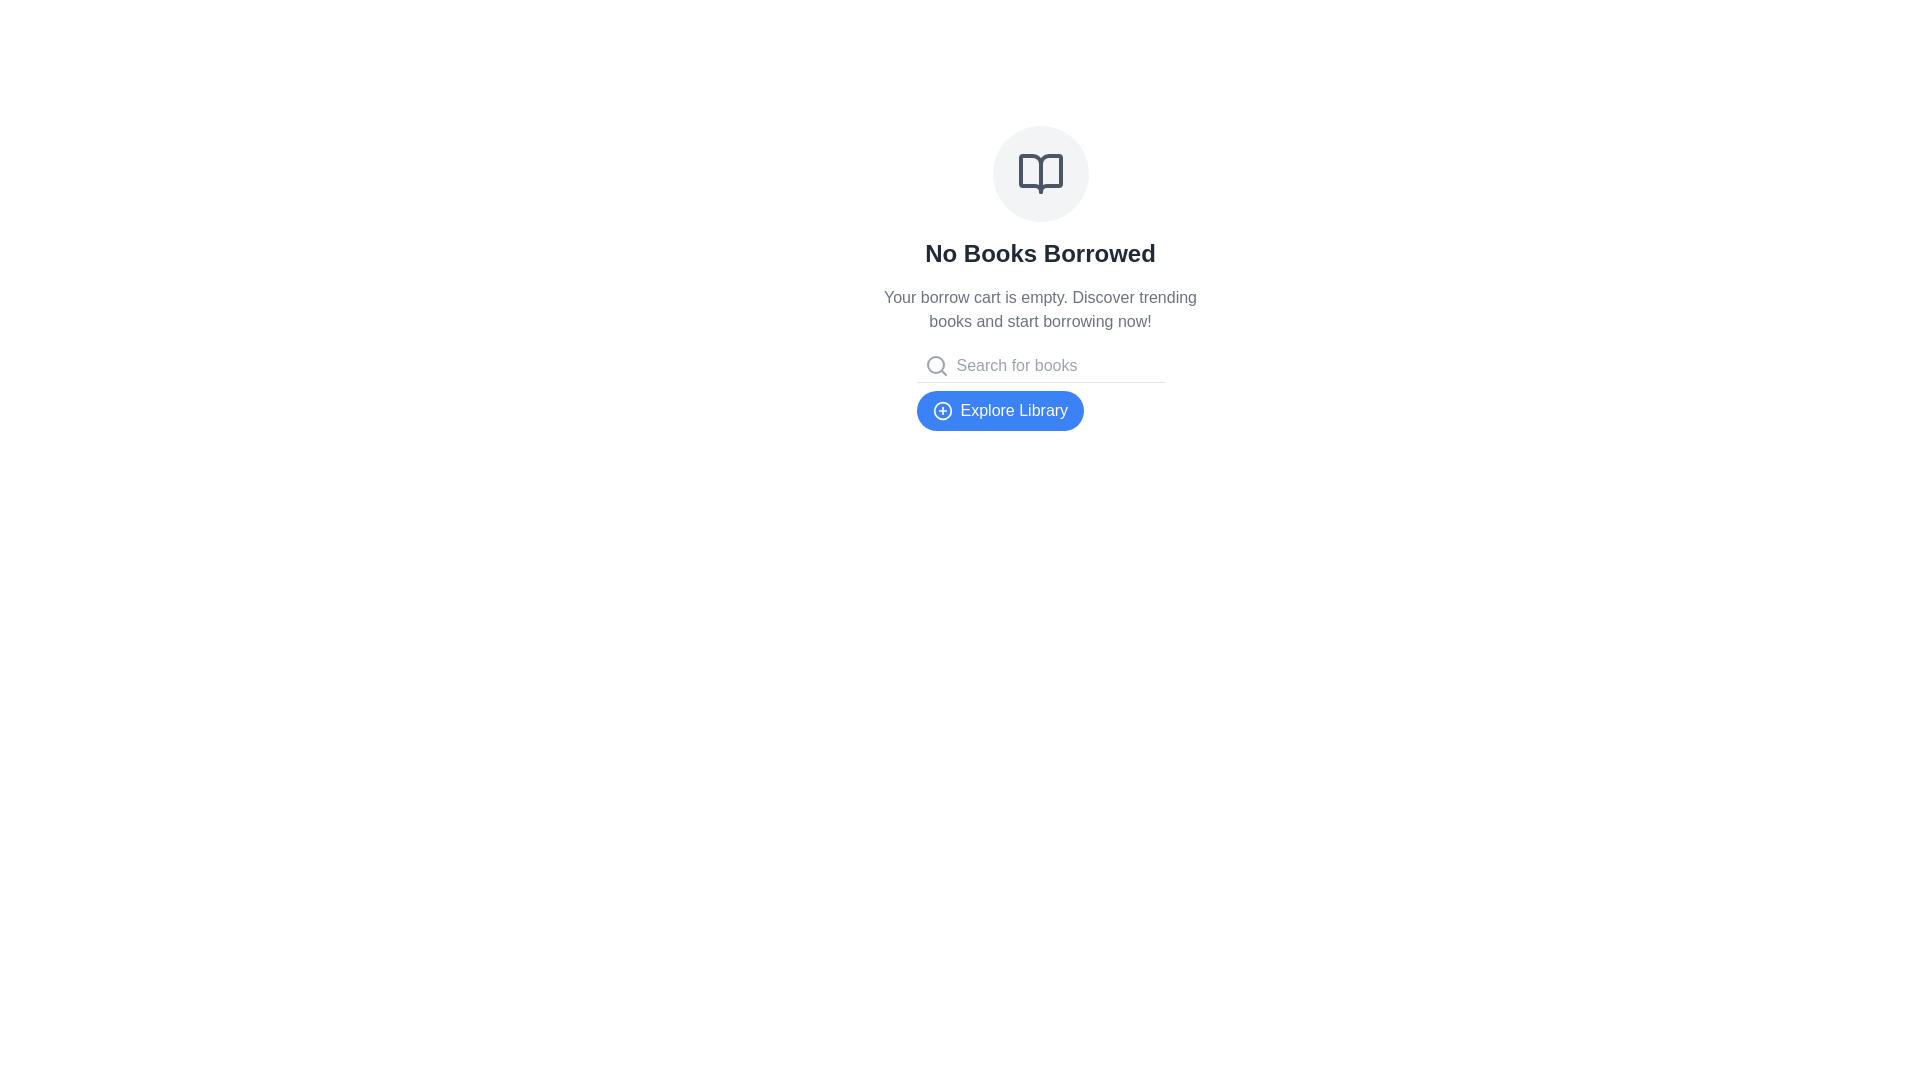 The width and height of the screenshot is (1920, 1080). I want to click on the add or expand icon located within the 'Explore Library' button, which is positioned under the 'Search for books' text, so click(941, 410).